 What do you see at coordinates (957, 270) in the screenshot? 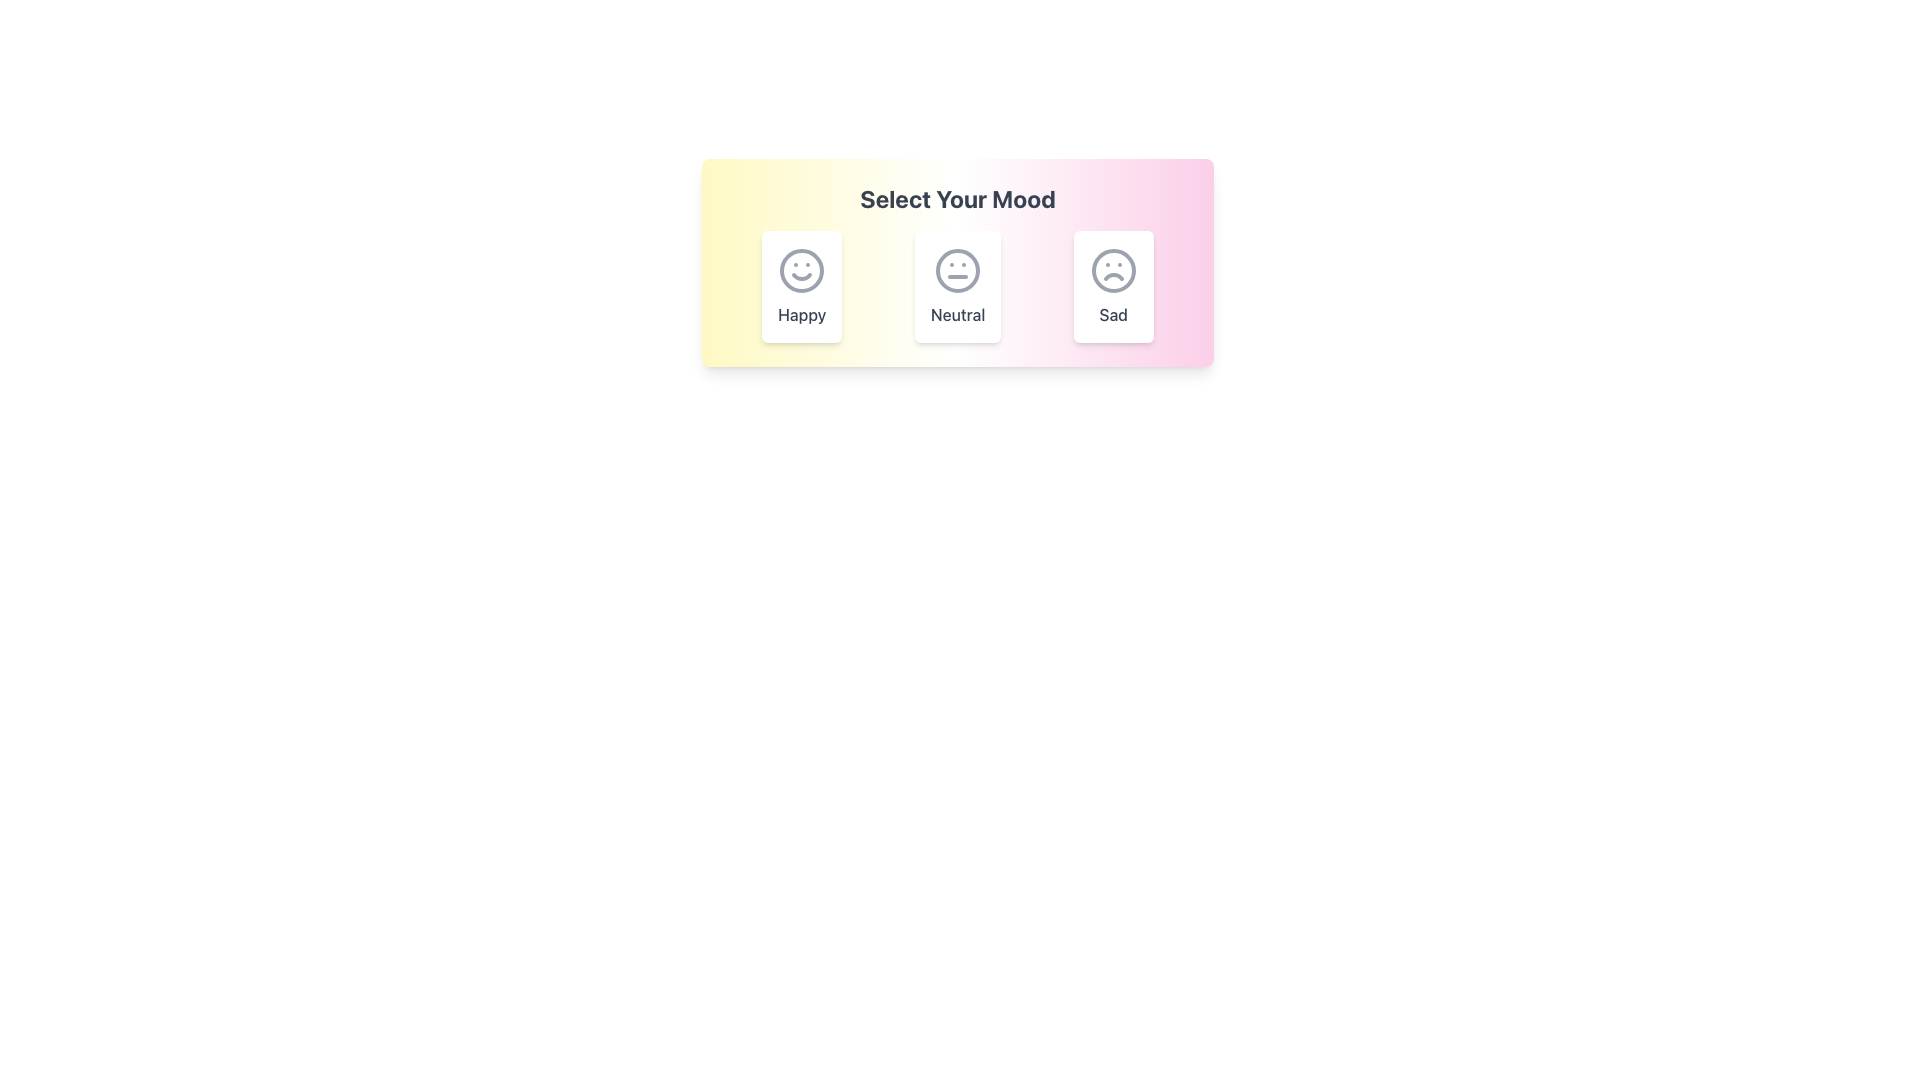
I see `the neutral face icon, which is a circular graphical element with a gray outline, located in the middle box labeled 'Neutral'` at bounding box center [957, 270].